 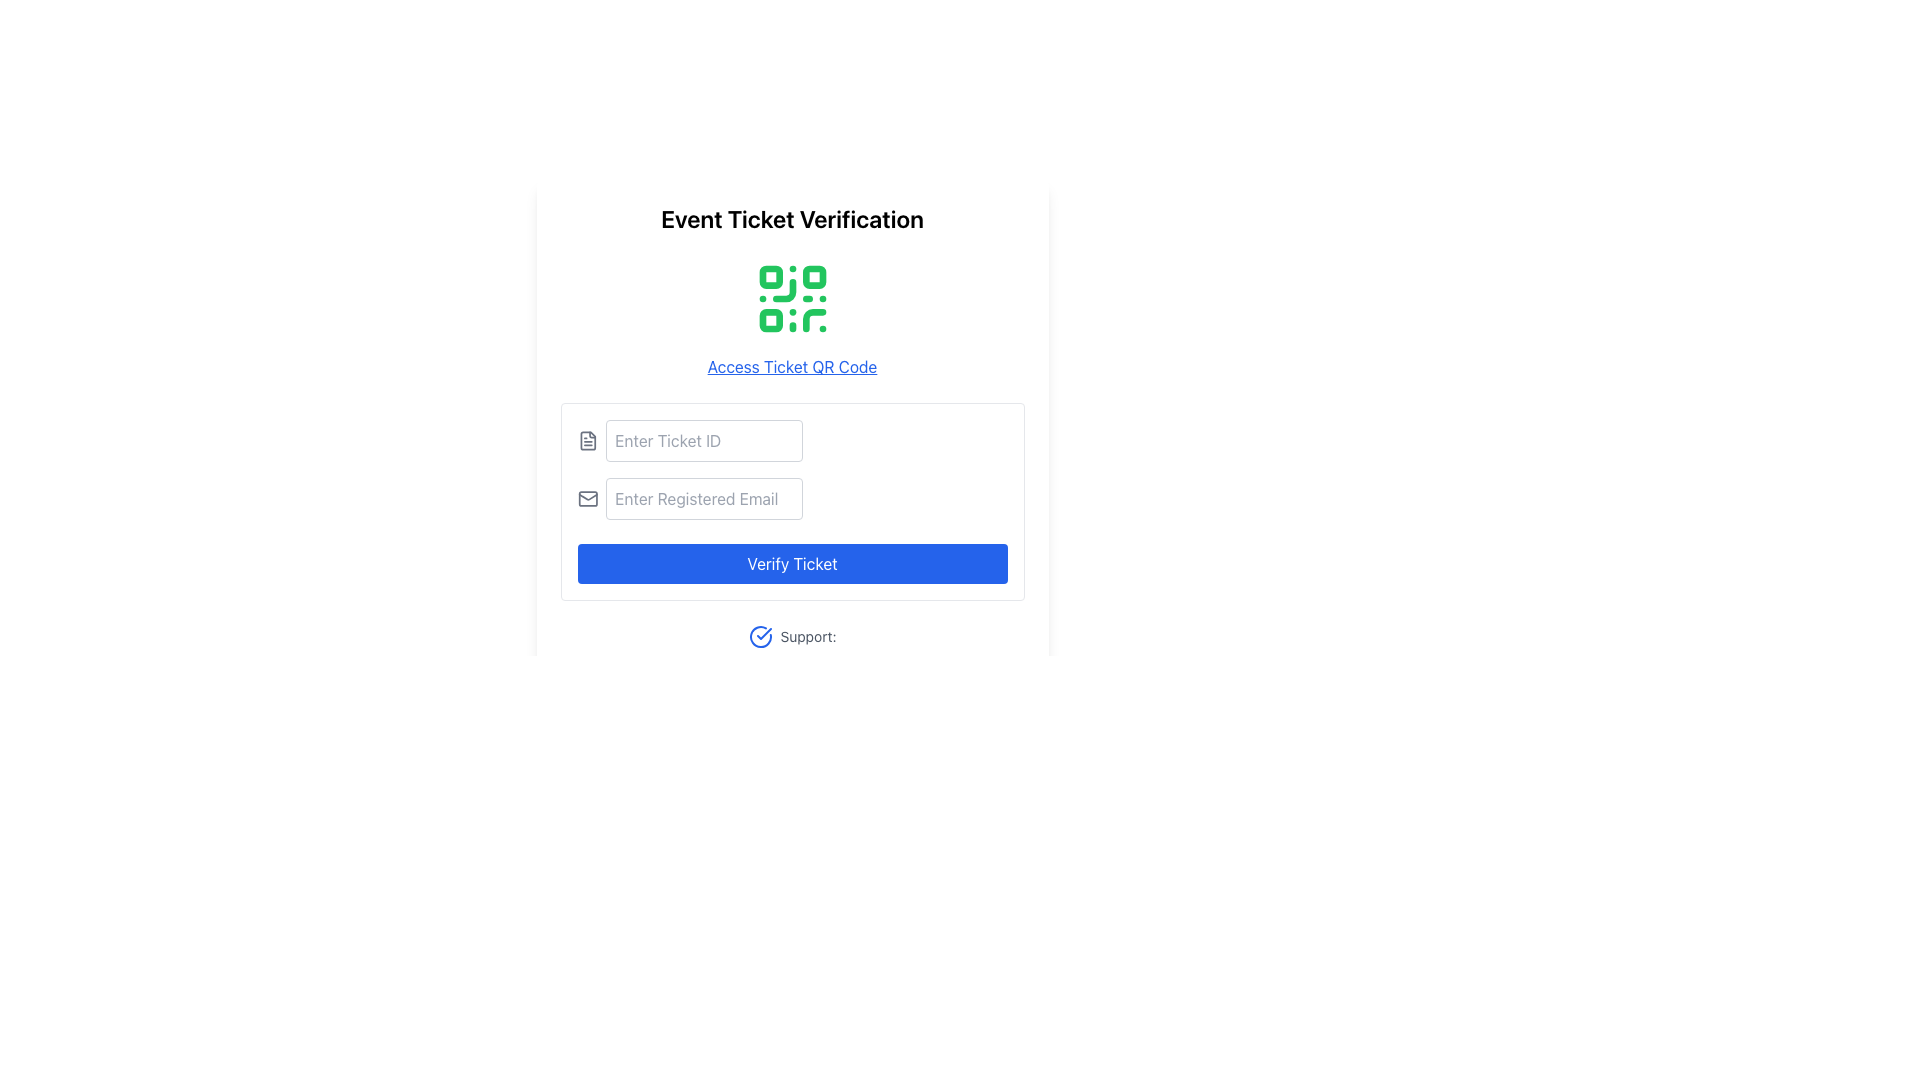 I want to click on the blue 'Verify Ticket' button located at the bottom of the form, which has white text and is the third interactive element under the input fields, so click(x=791, y=563).